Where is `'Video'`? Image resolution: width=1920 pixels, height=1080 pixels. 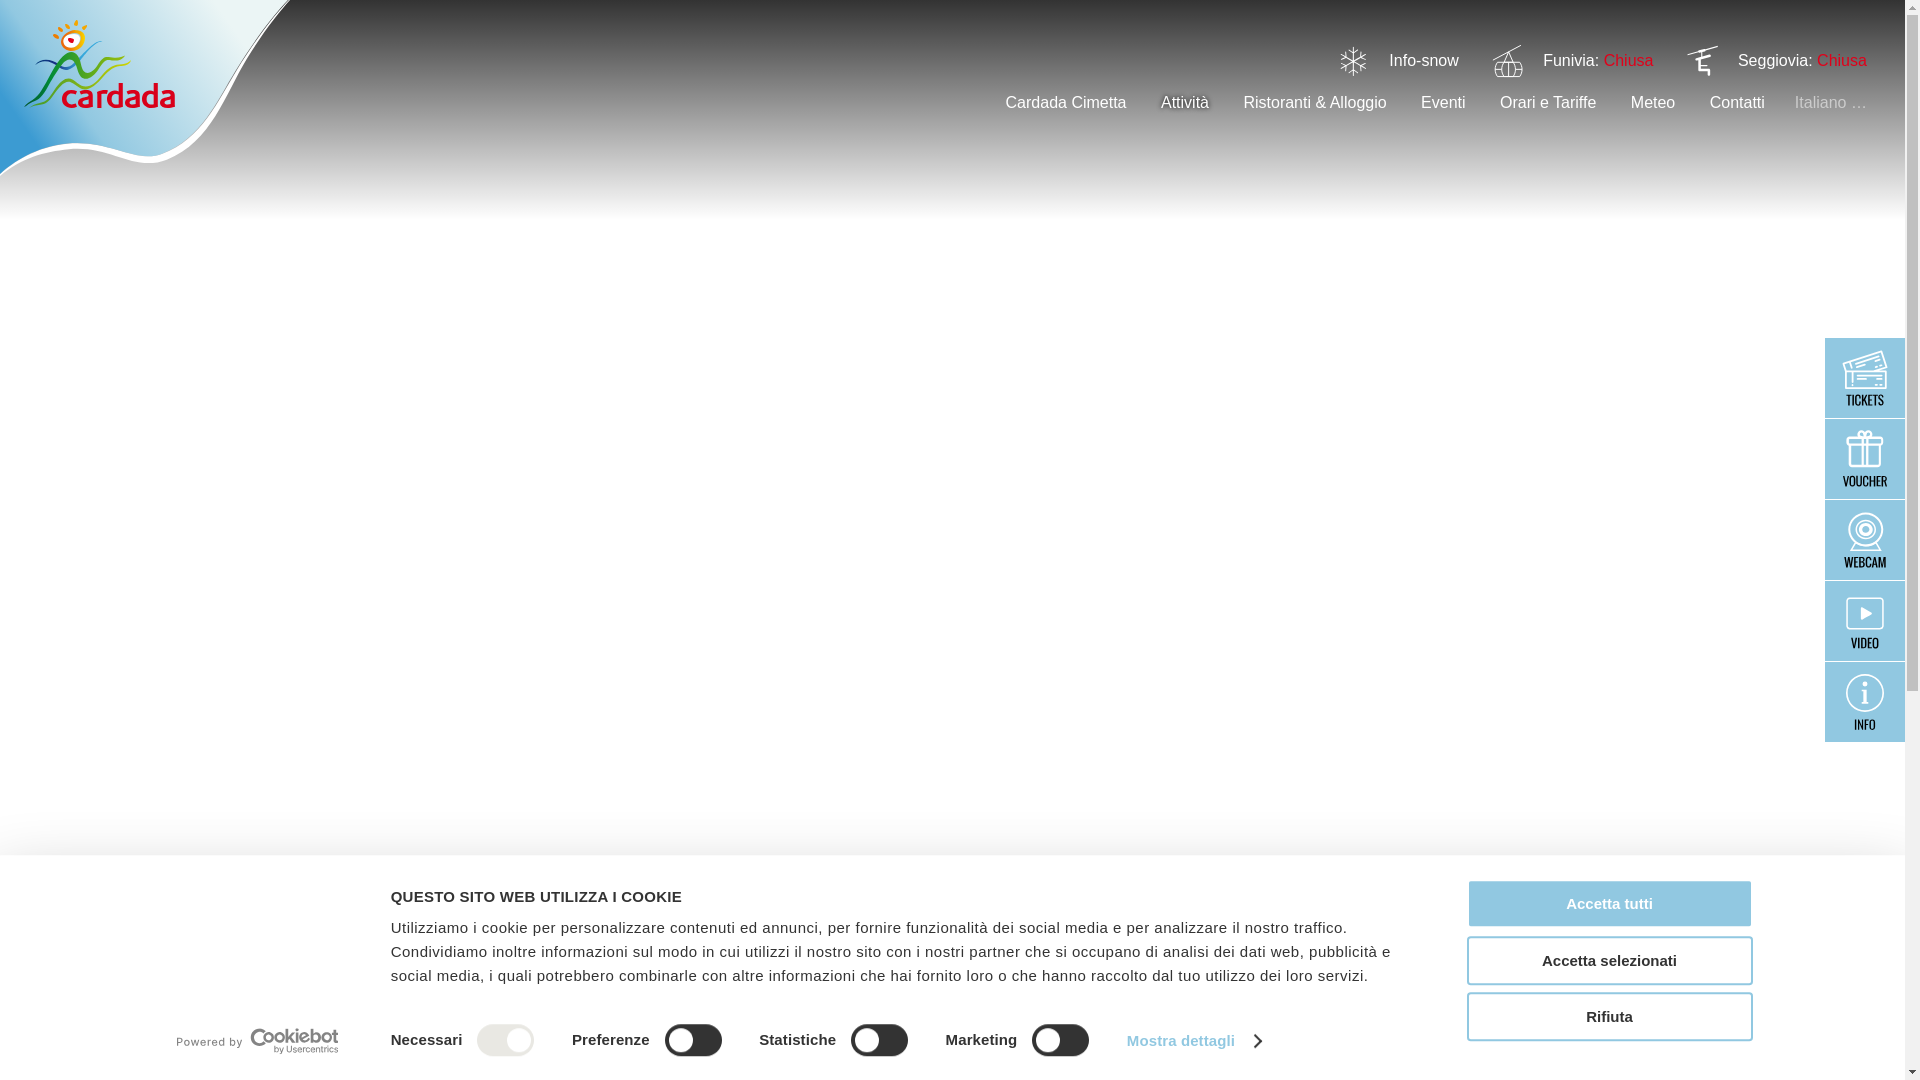
'Video' is located at coordinates (1864, 620).